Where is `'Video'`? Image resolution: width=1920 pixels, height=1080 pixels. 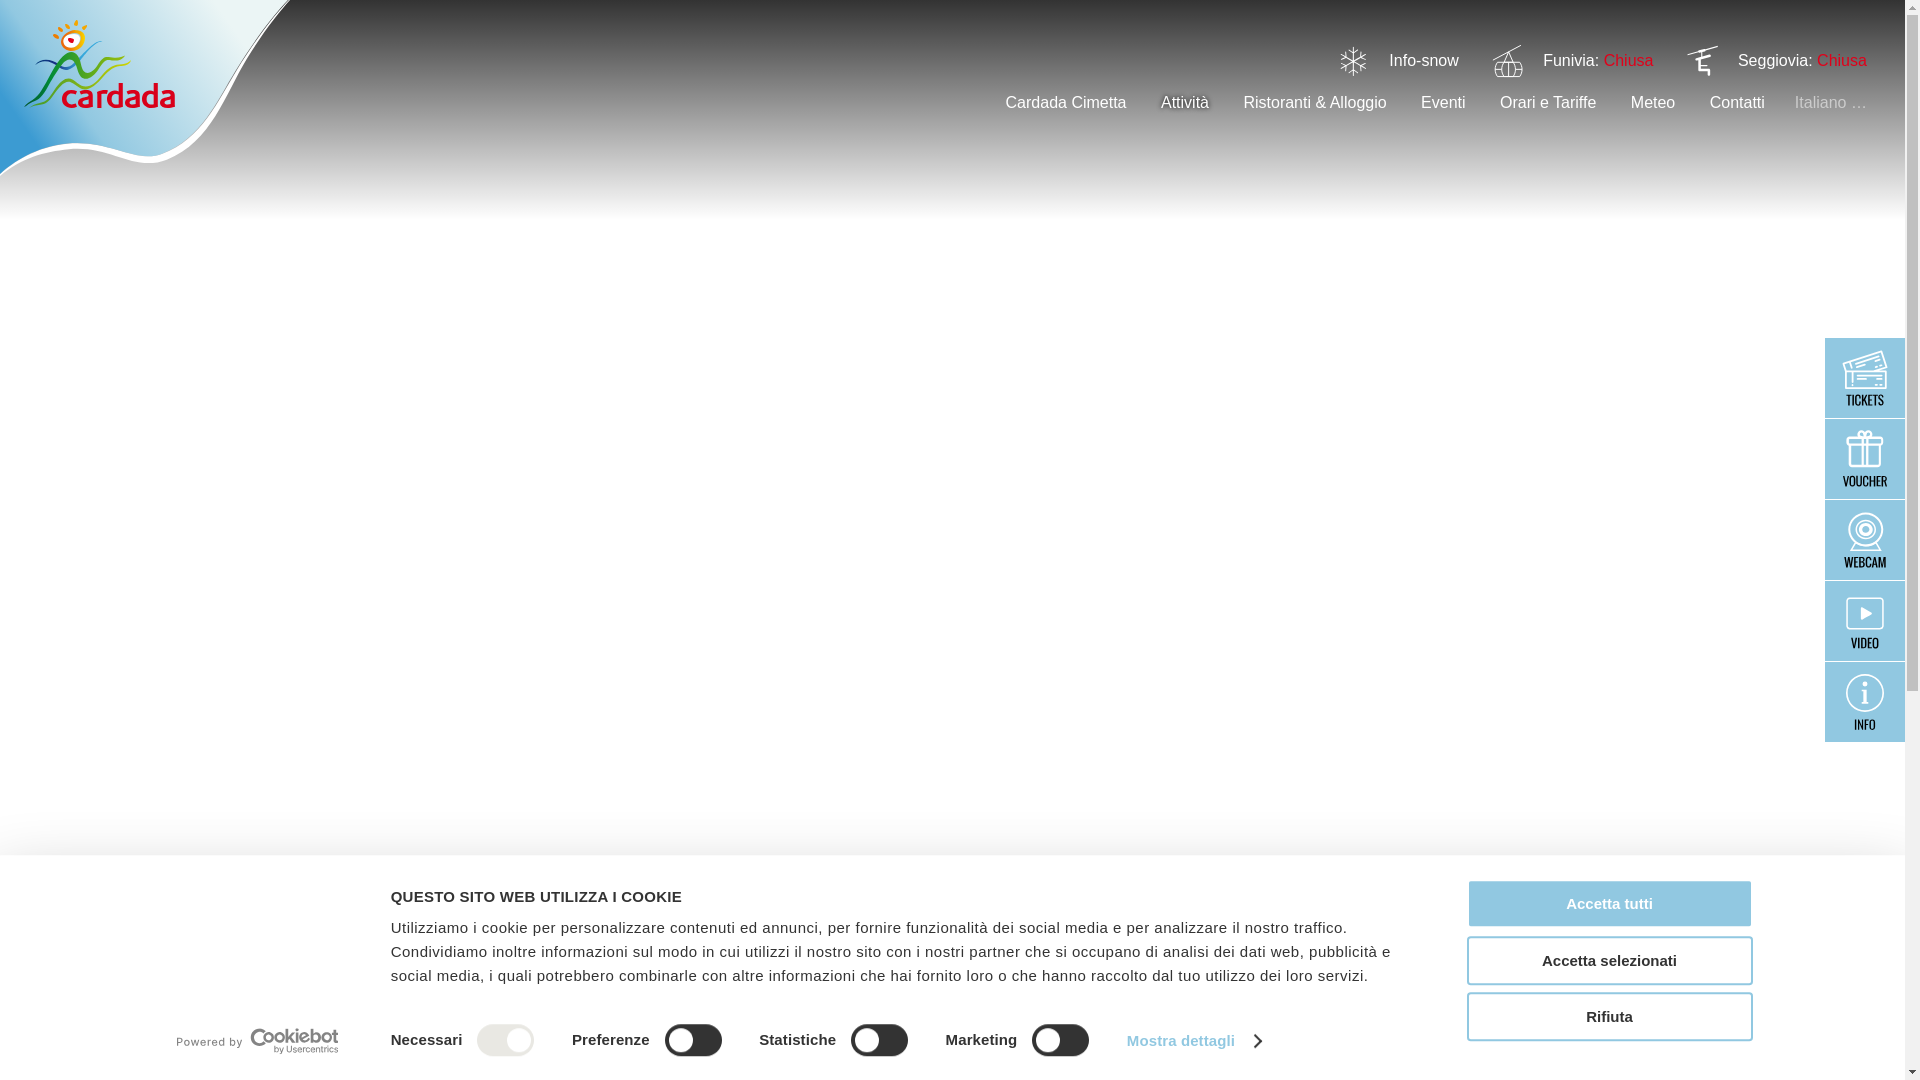
'Video' is located at coordinates (1864, 620).